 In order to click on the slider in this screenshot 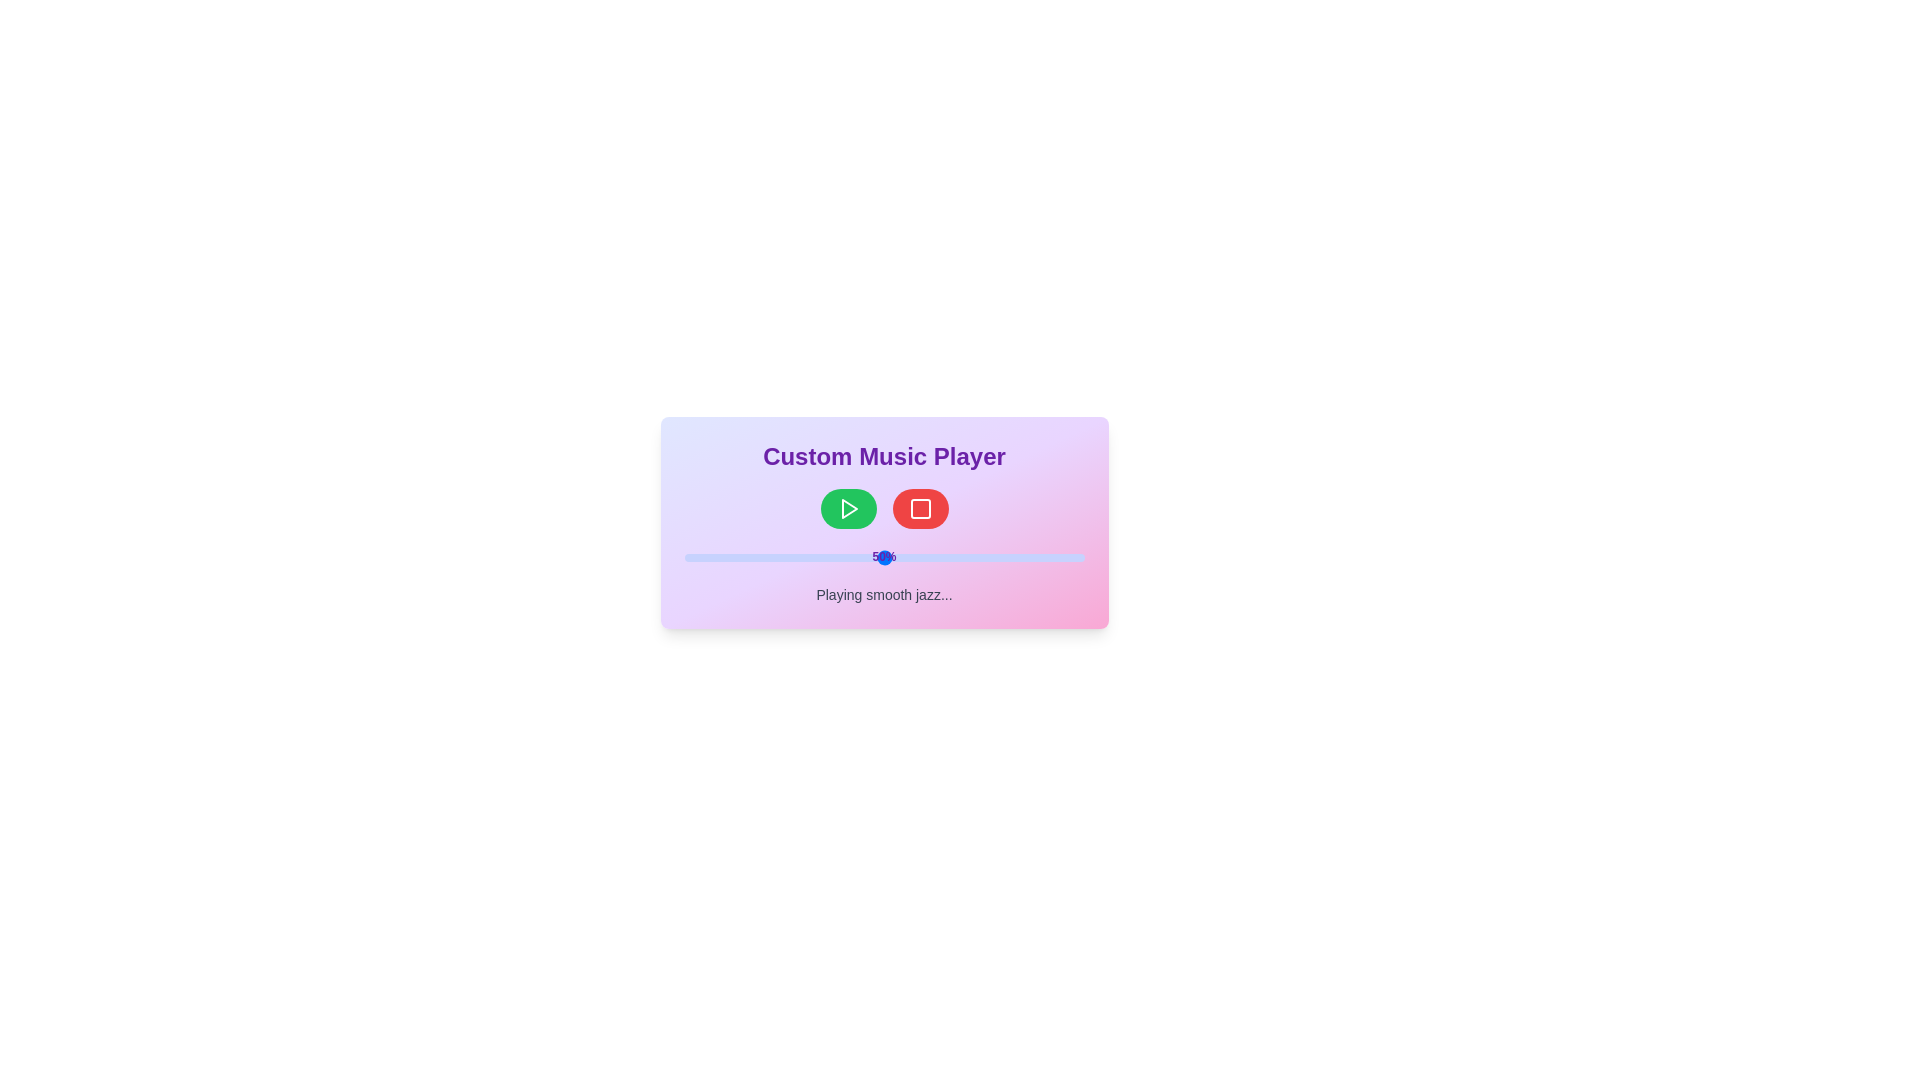, I will do `click(968, 558)`.